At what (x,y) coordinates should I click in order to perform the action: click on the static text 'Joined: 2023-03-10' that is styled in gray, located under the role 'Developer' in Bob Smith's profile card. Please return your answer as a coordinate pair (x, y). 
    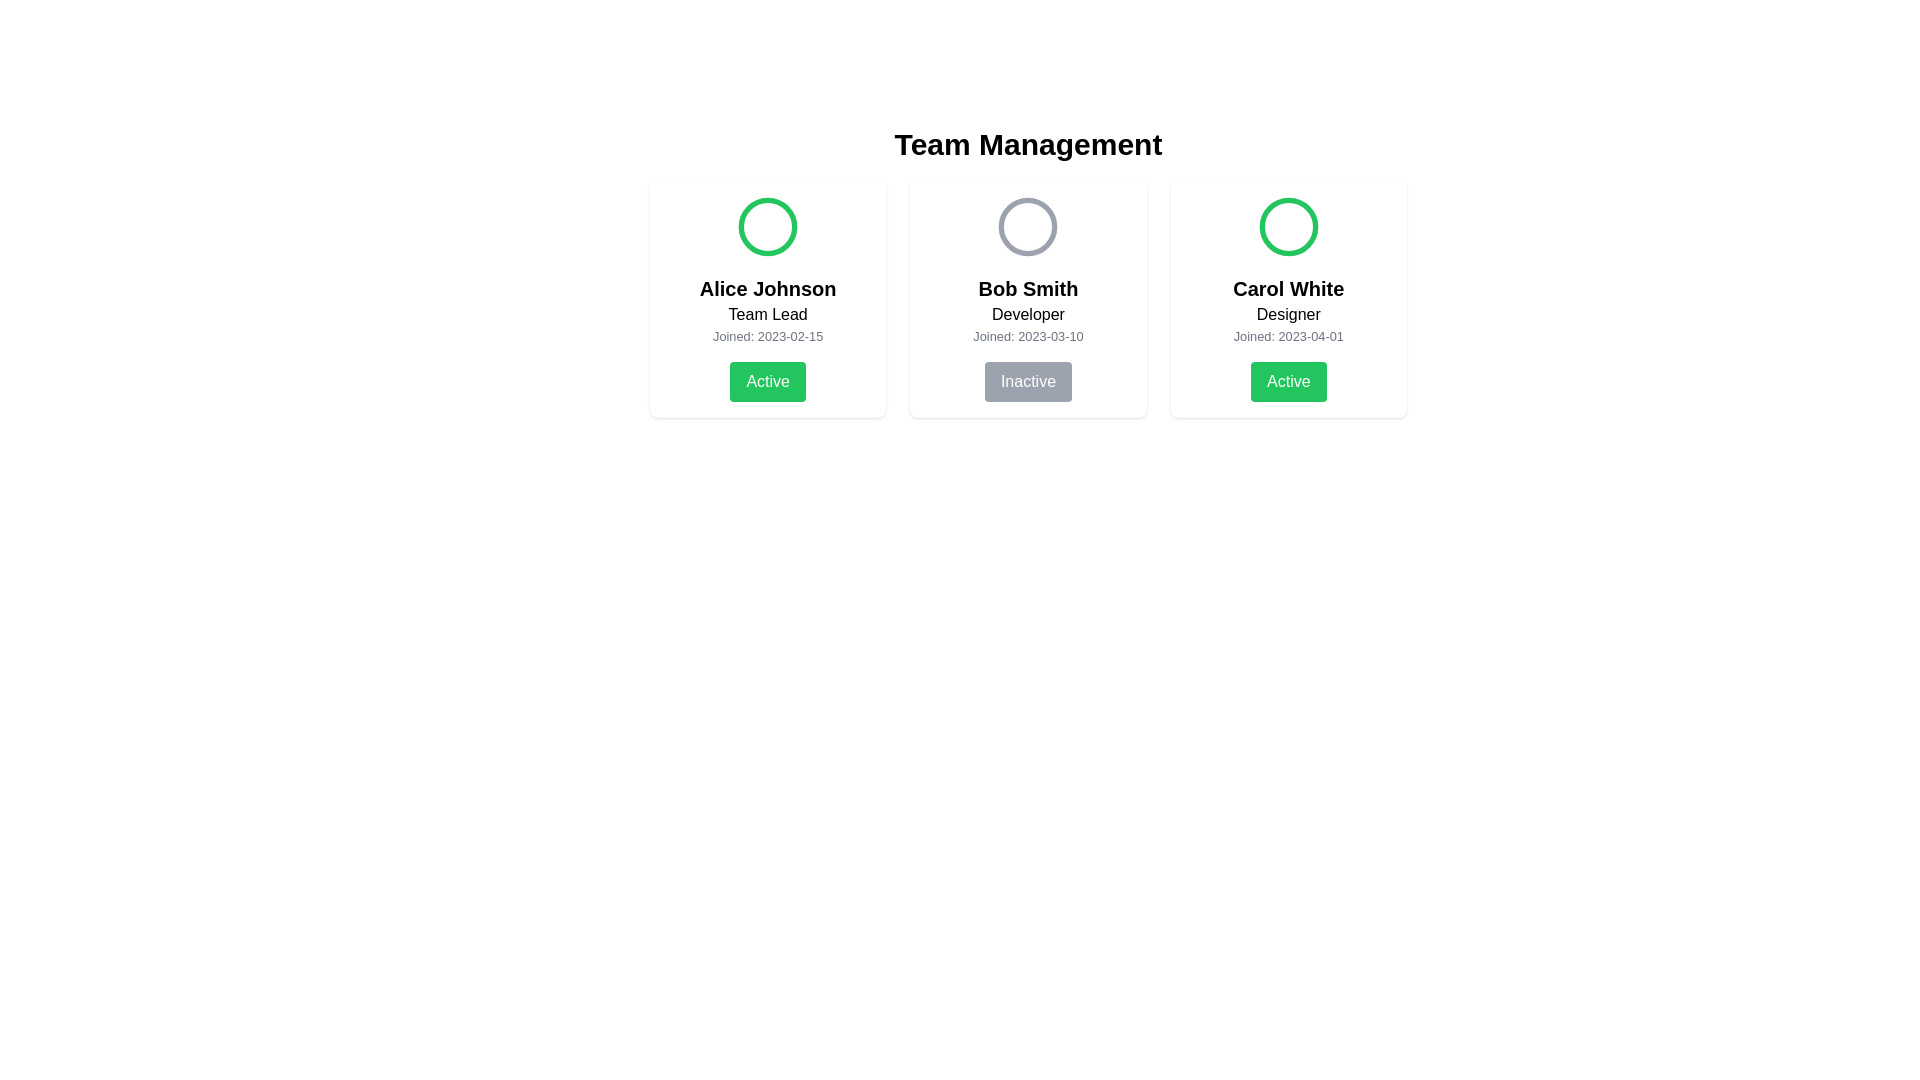
    Looking at the image, I should click on (1028, 335).